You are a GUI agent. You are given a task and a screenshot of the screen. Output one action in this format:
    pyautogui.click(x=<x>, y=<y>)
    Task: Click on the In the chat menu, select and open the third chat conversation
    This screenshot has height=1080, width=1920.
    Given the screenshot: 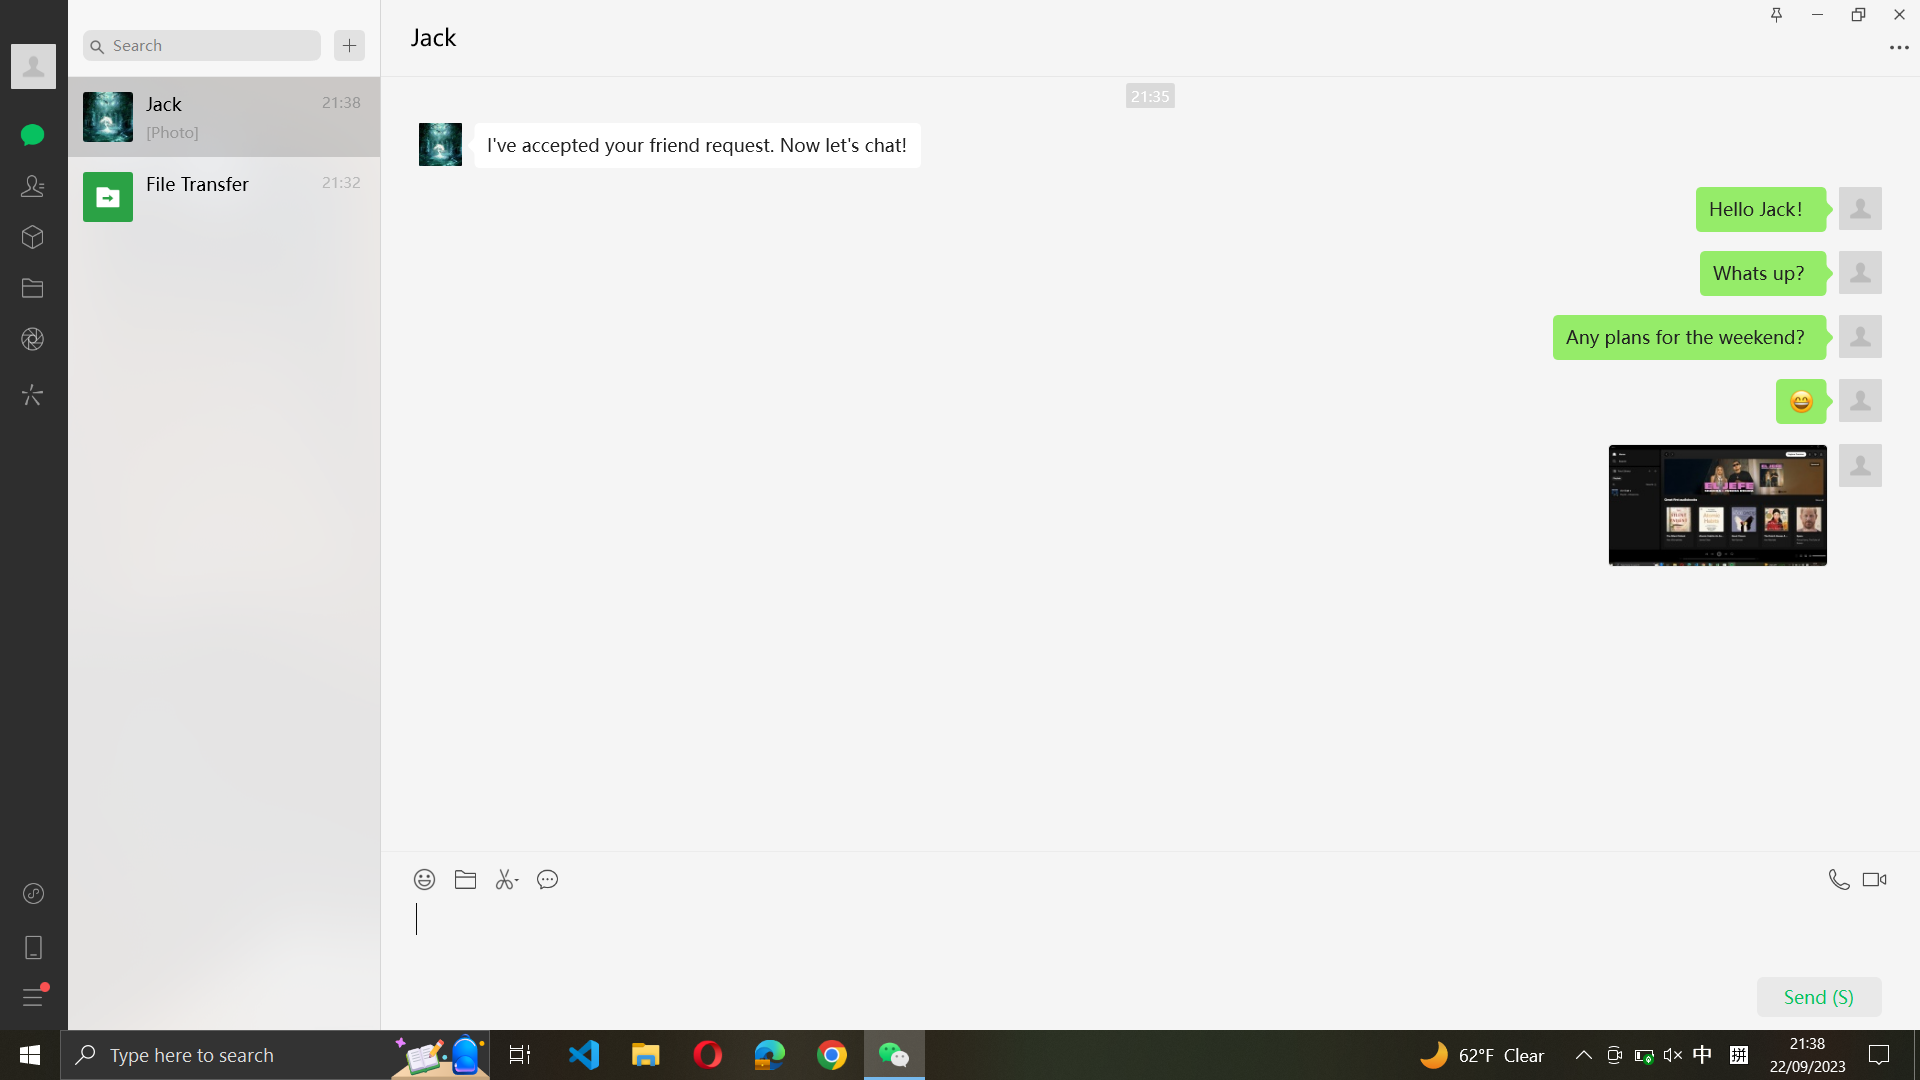 What is the action you would take?
    pyautogui.click(x=33, y=135)
    